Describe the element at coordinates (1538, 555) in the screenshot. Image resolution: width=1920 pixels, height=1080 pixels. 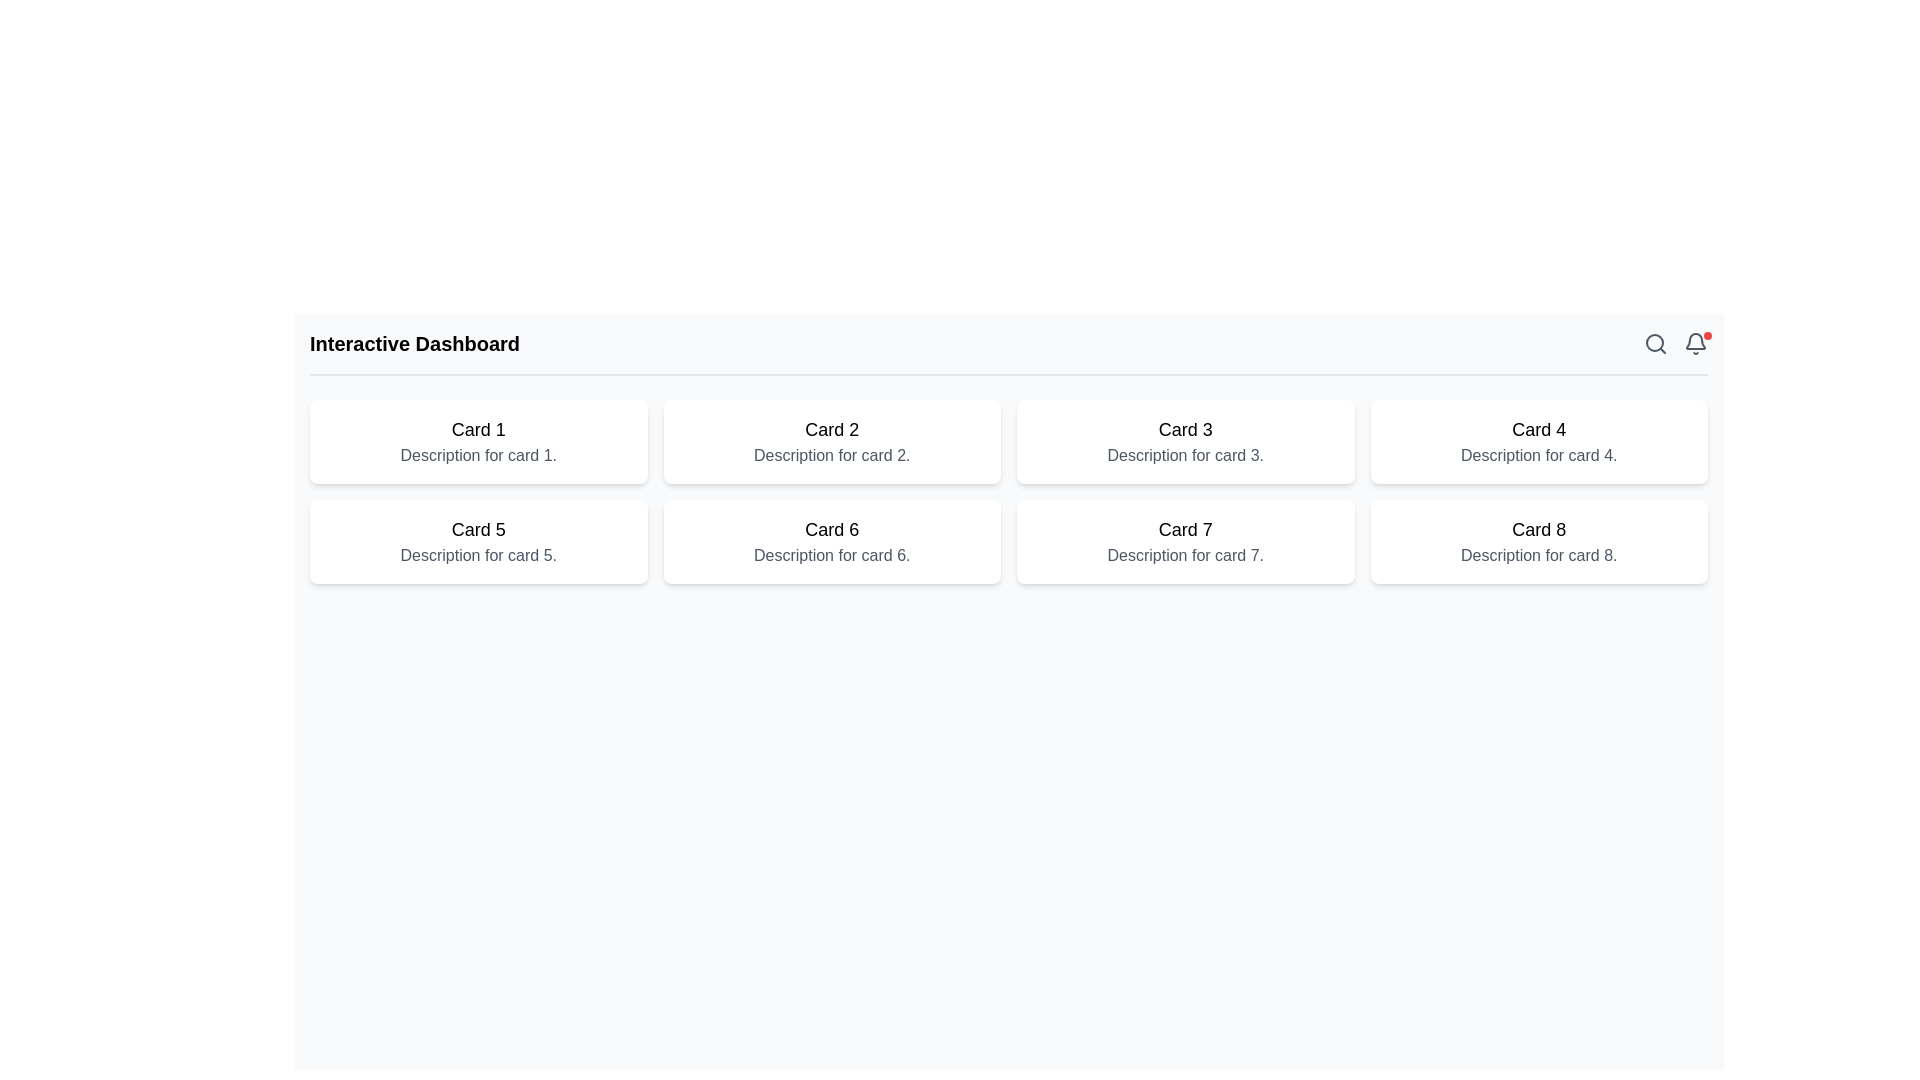
I see `centrally aligned gray text that says 'Description for card 8.' located at the bottom part of the eighth card in the grid layout` at that location.